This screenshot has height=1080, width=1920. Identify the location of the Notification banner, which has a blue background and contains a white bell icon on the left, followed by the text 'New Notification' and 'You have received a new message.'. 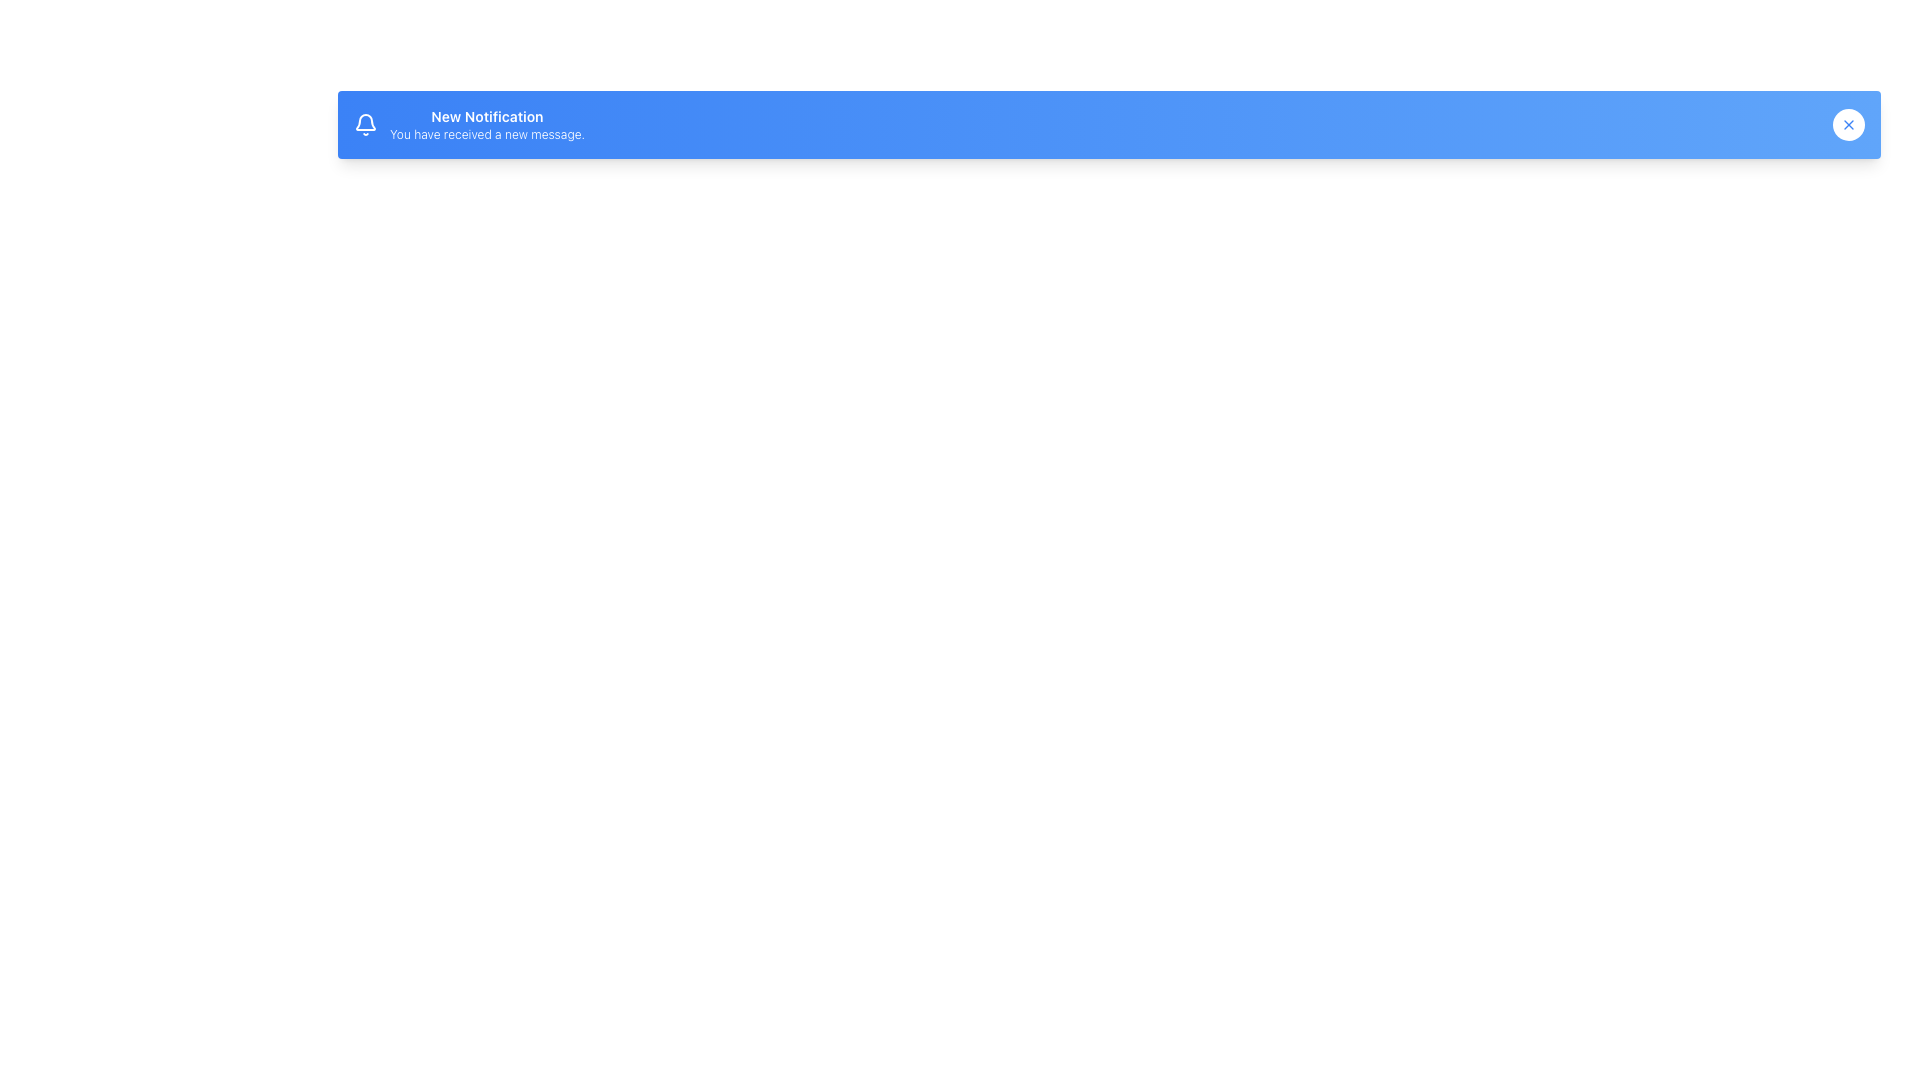
(468, 124).